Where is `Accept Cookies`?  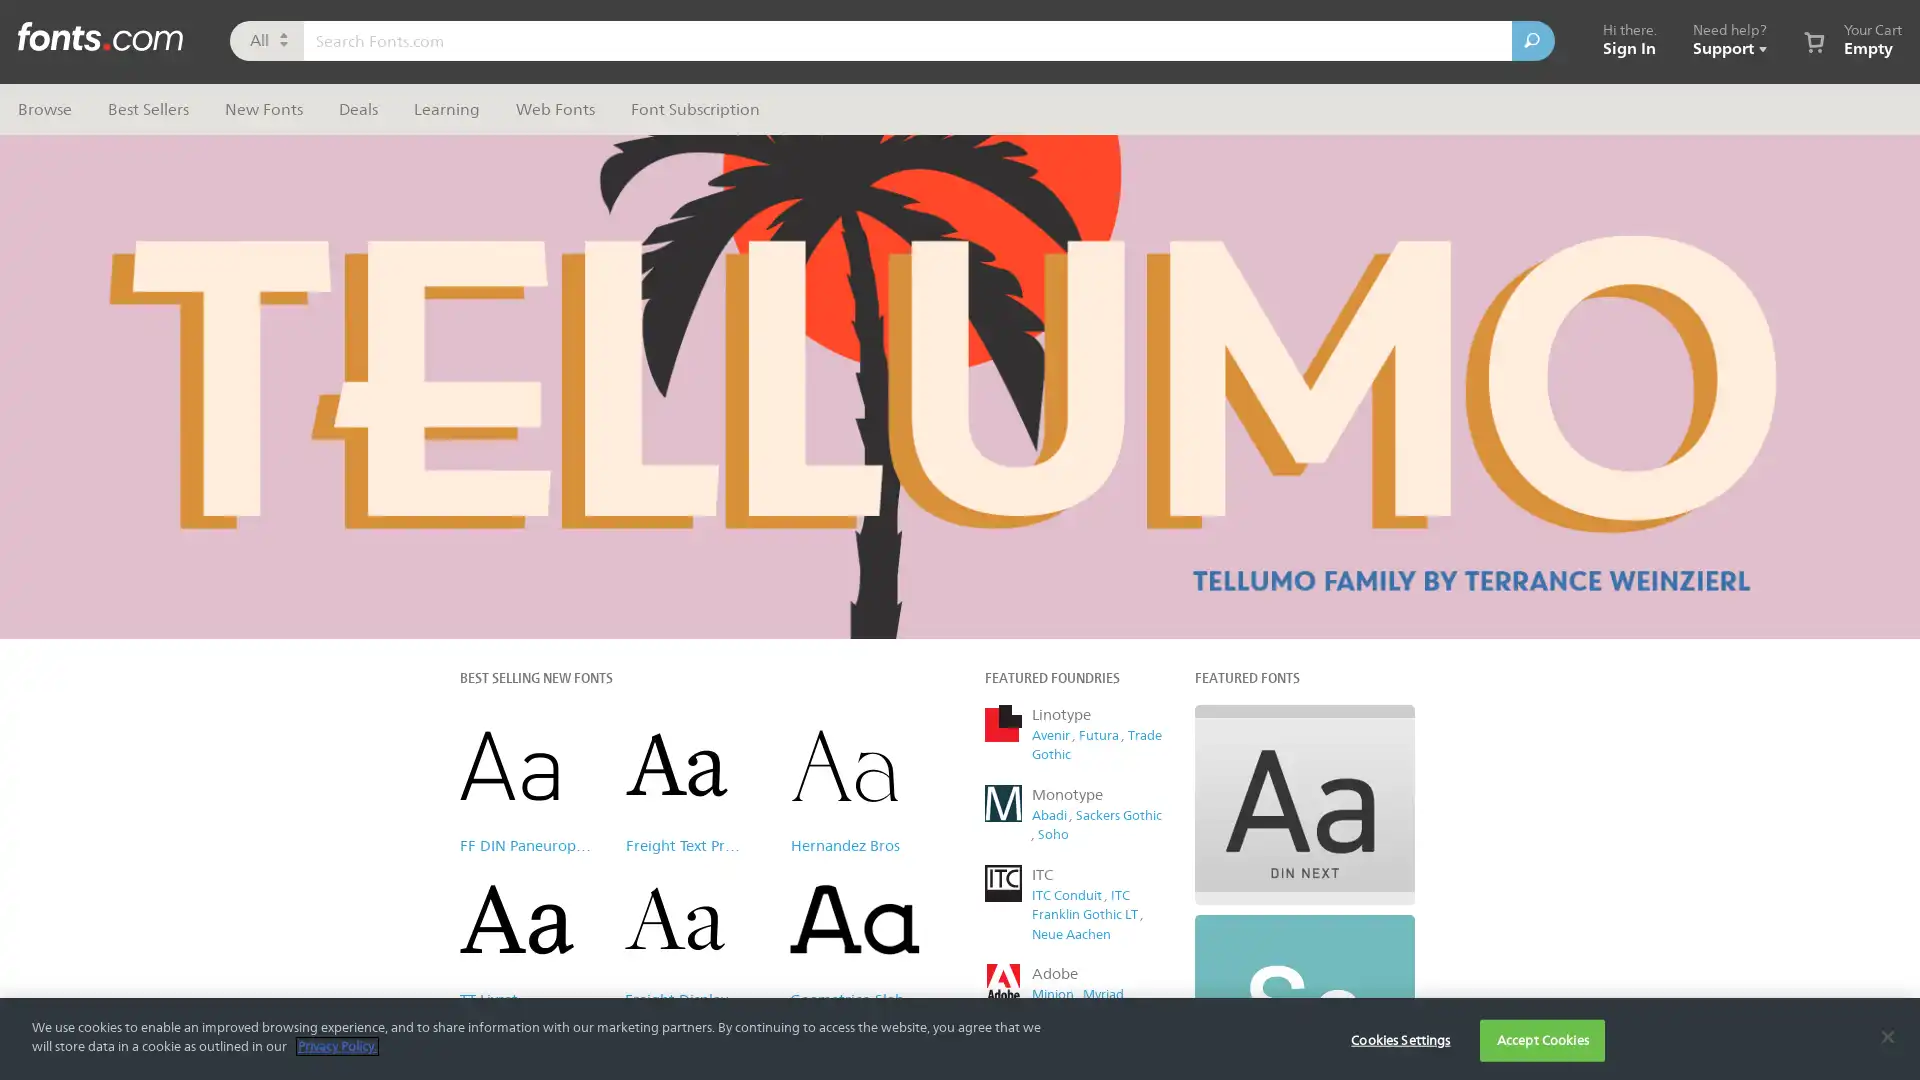 Accept Cookies is located at coordinates (1541, 1039).